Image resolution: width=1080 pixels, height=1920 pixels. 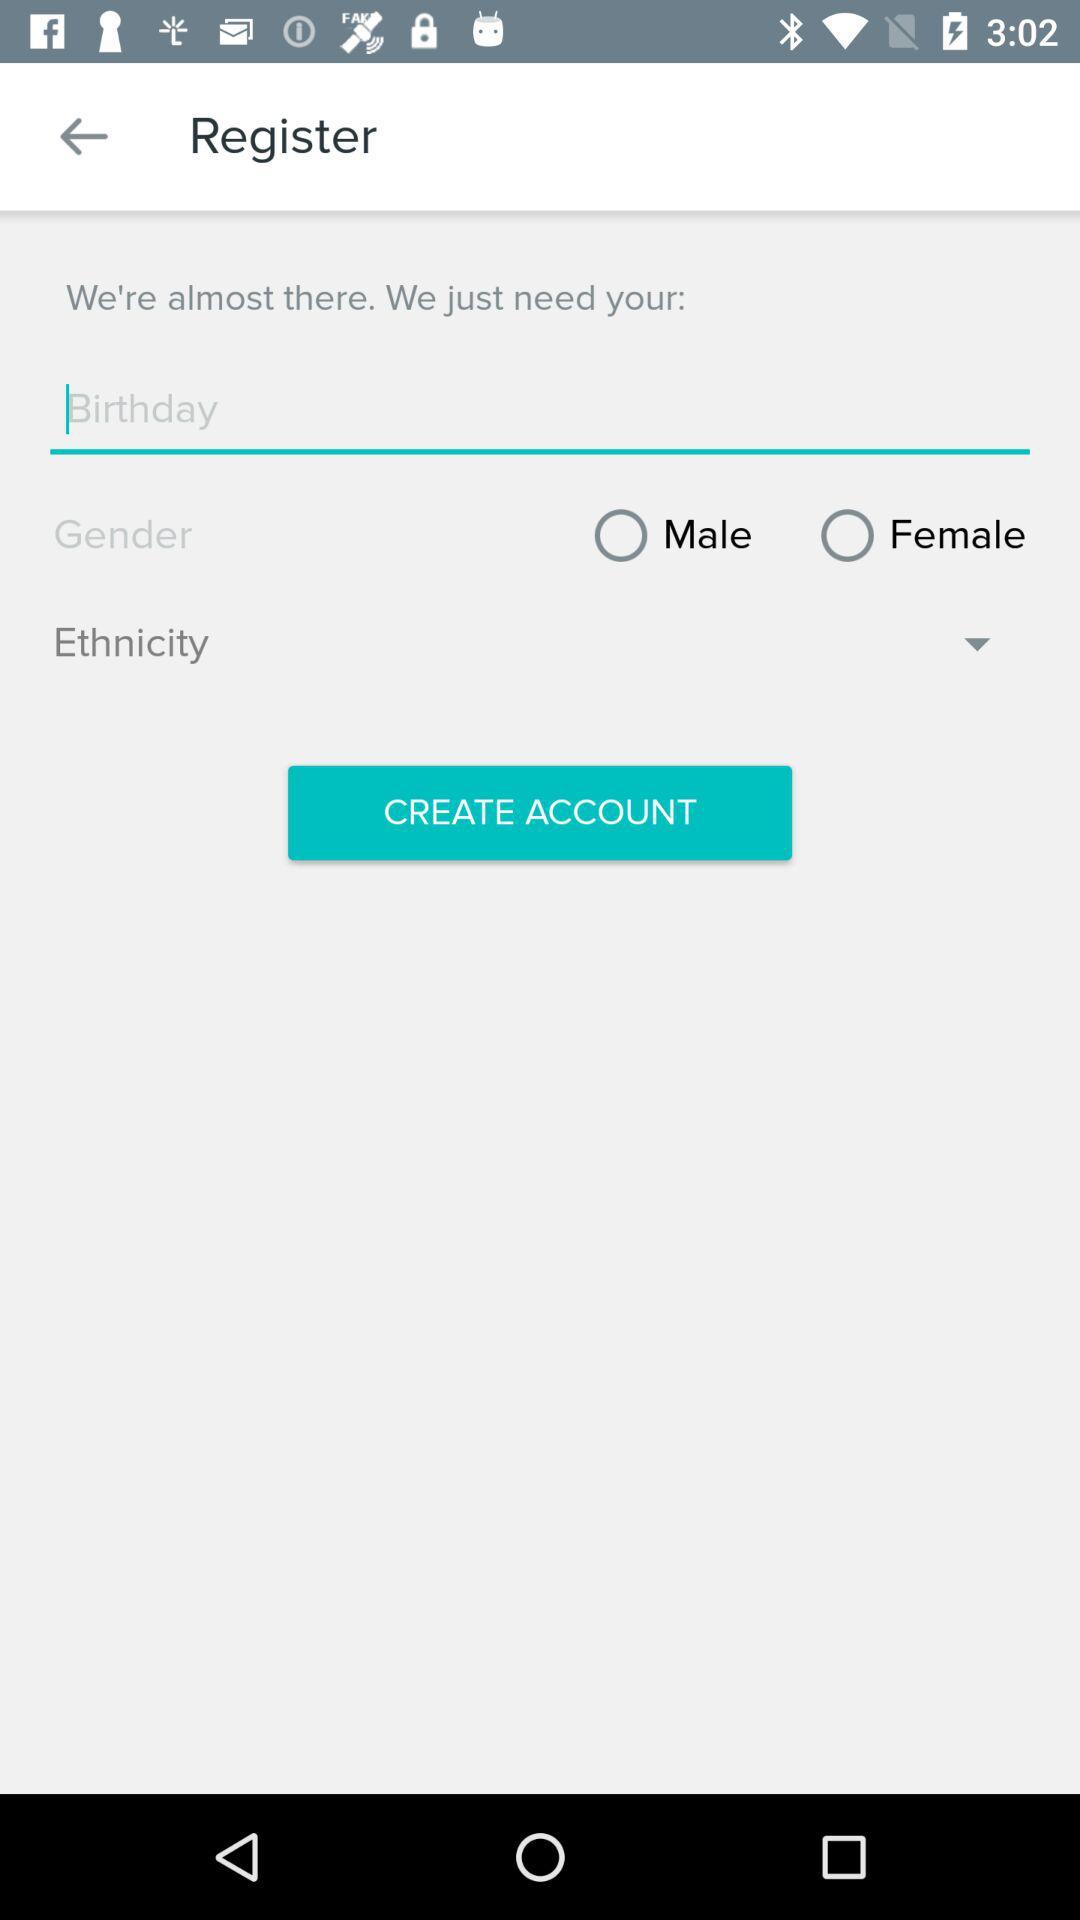 What do you see at coordinates (916, 535) in the screenshot?
I see `the item next to male item` at bounding box center [916, 535].